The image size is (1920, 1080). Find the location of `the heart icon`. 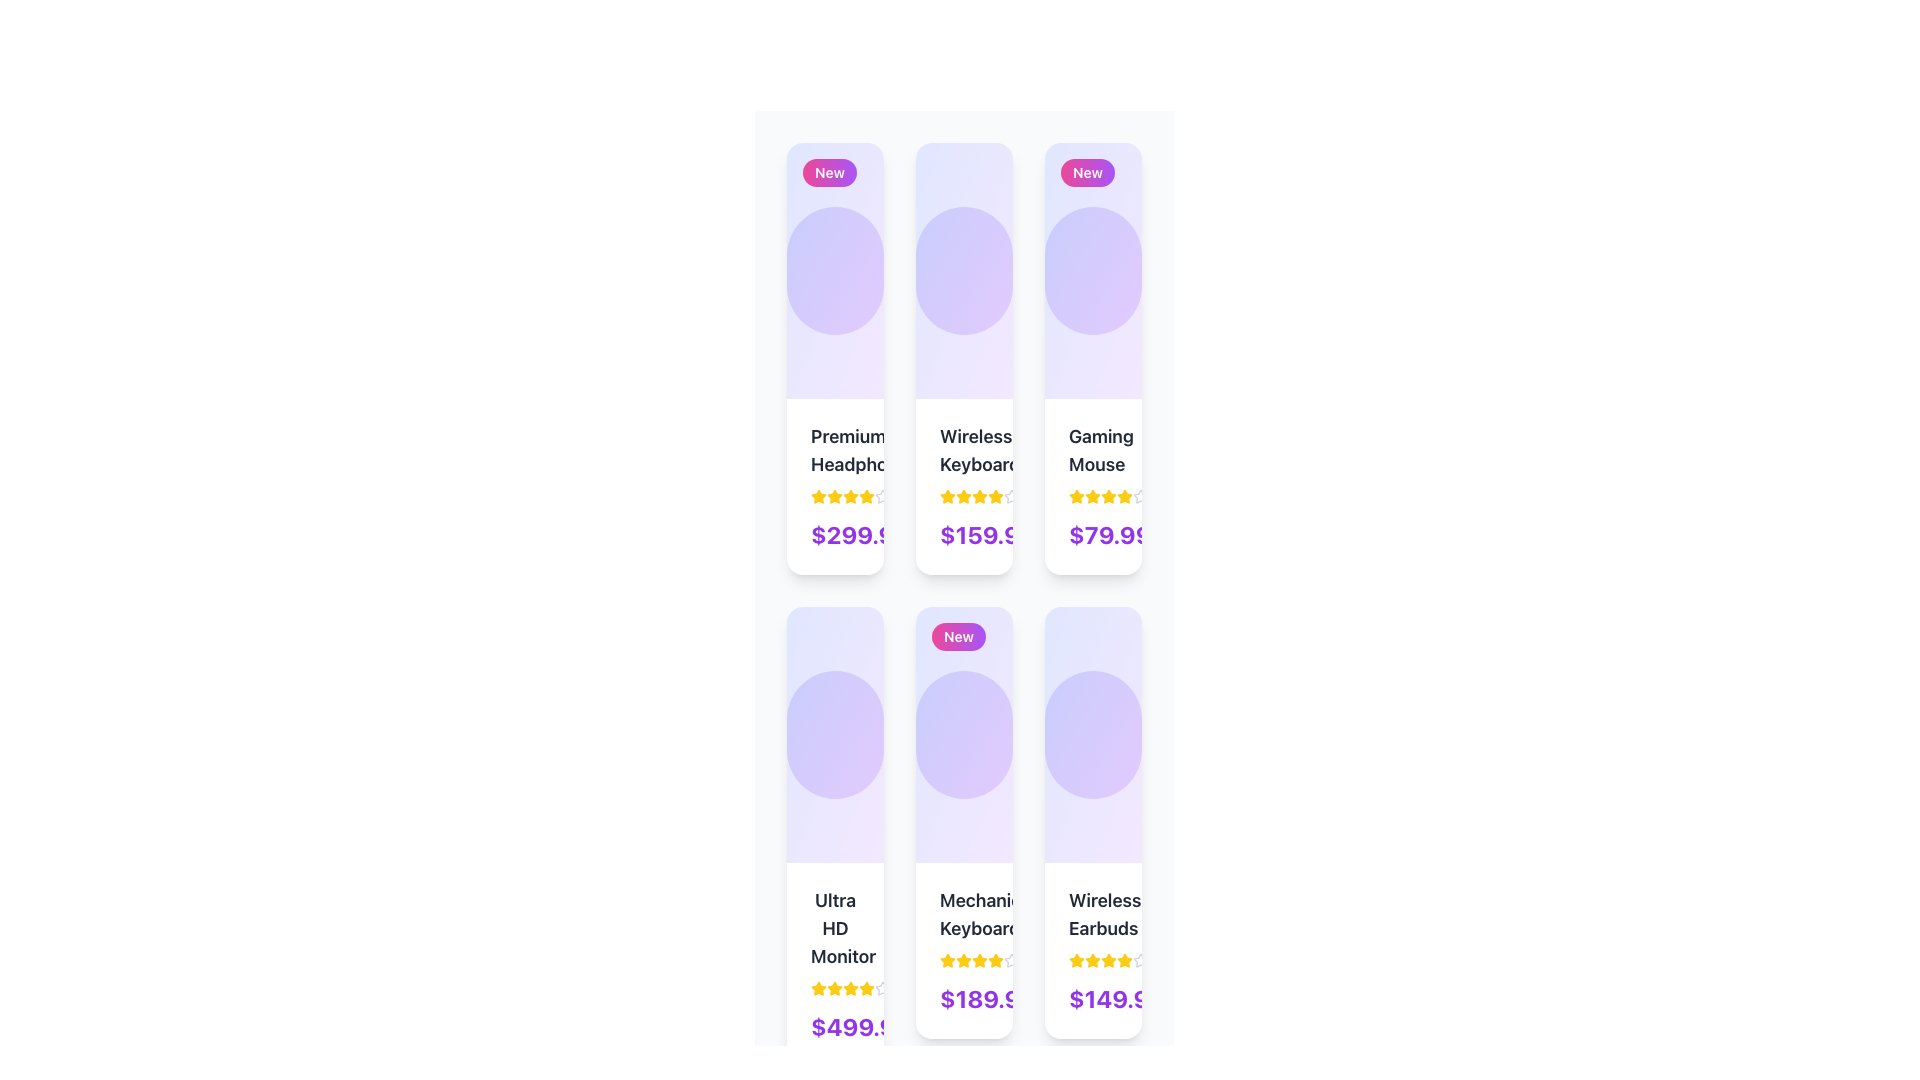

the heart icon is located at coordinates (894, 270).